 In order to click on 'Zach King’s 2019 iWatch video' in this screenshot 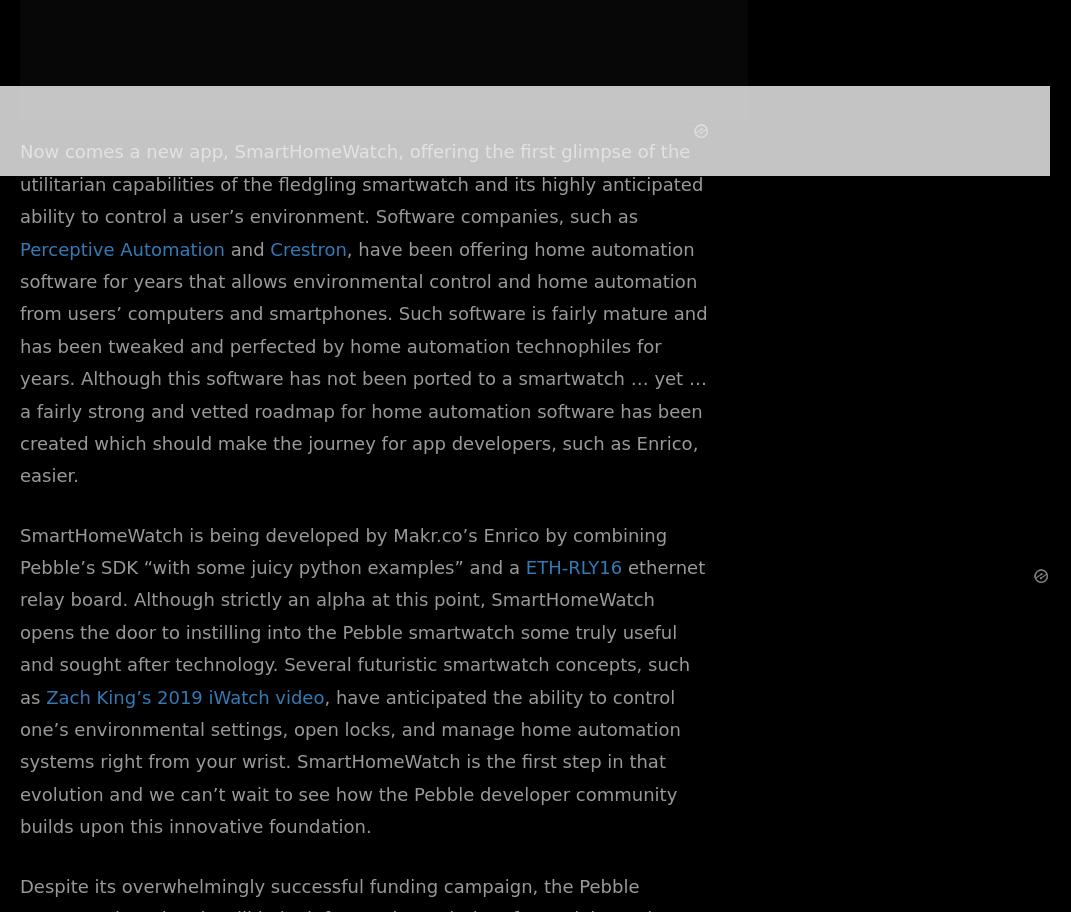, I will do `click(45, 696)`.